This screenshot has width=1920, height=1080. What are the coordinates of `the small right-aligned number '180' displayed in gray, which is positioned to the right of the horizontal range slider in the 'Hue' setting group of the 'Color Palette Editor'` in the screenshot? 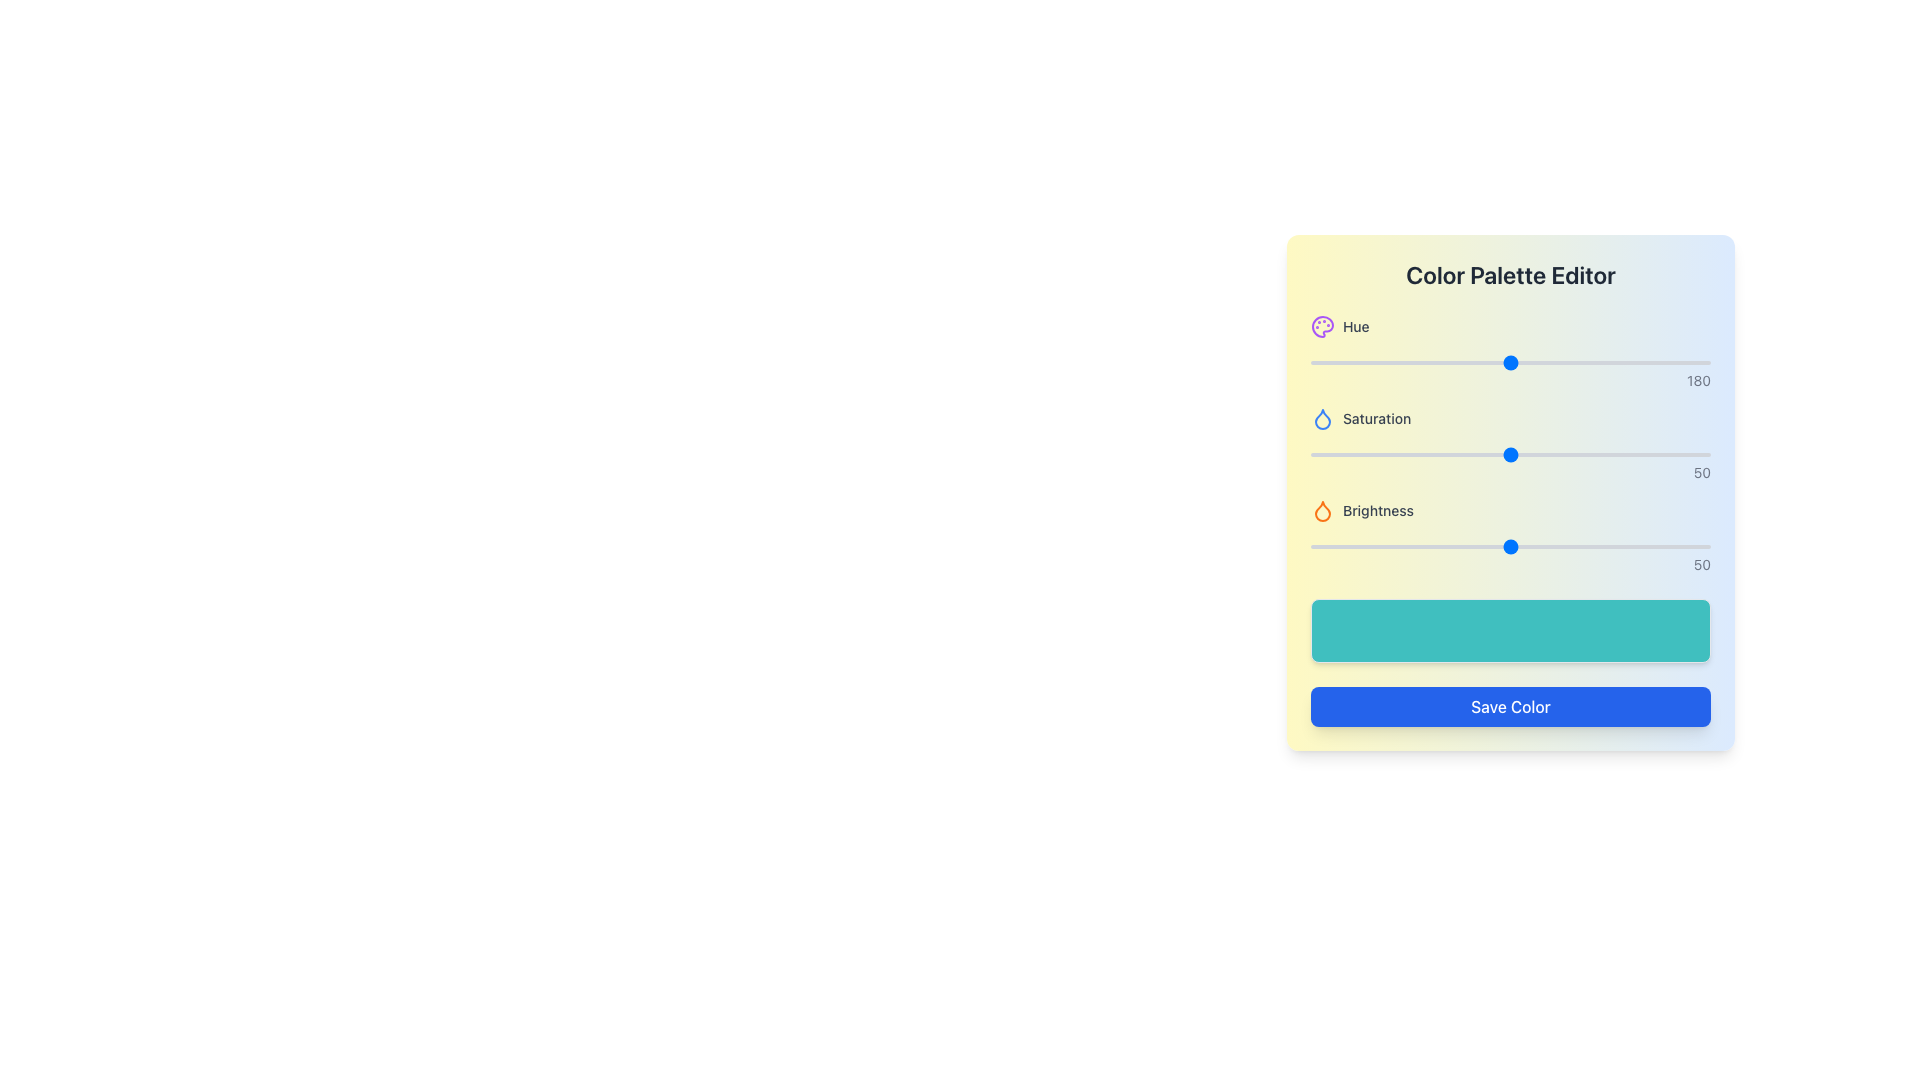 It's located at (1511, 381).